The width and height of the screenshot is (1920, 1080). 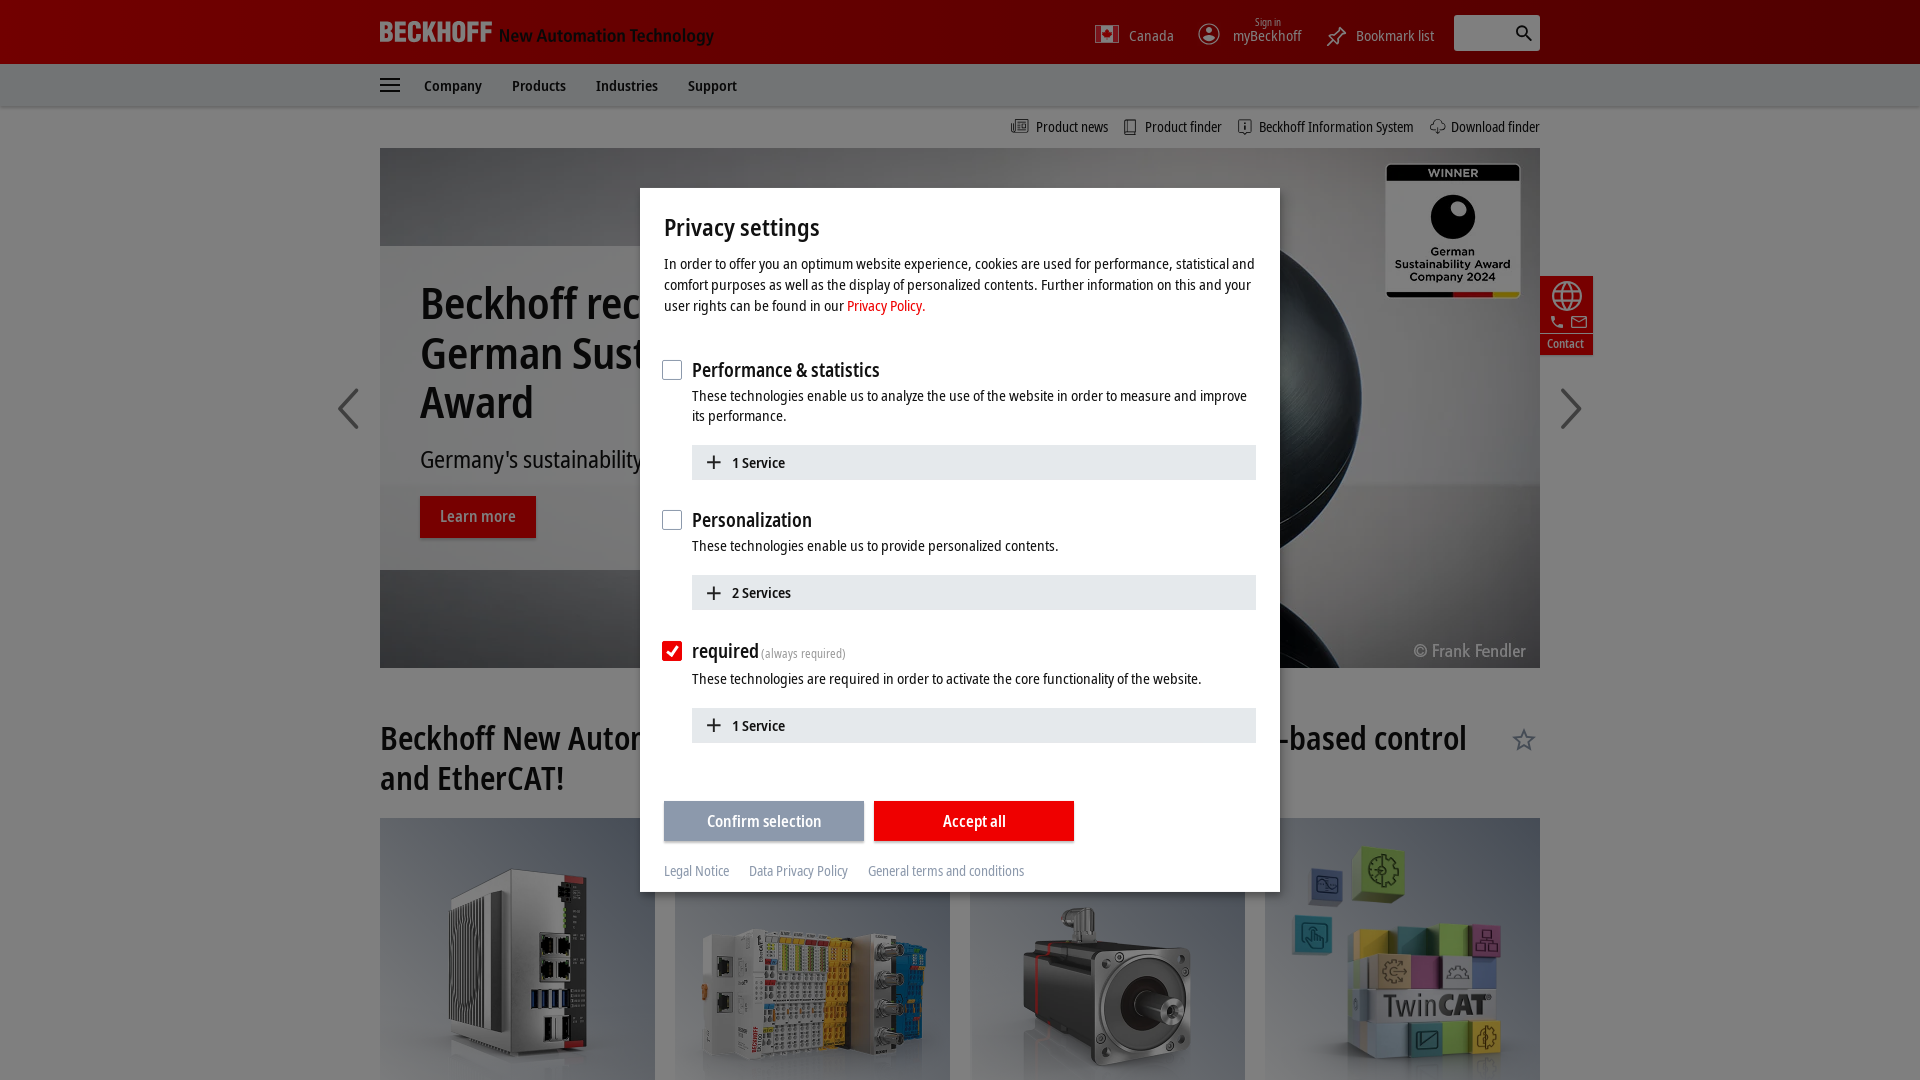 What do you see at coordinates (696, 869) in the screenshot?
I see `'Legal Notice'` at bounding box center [696, 869].